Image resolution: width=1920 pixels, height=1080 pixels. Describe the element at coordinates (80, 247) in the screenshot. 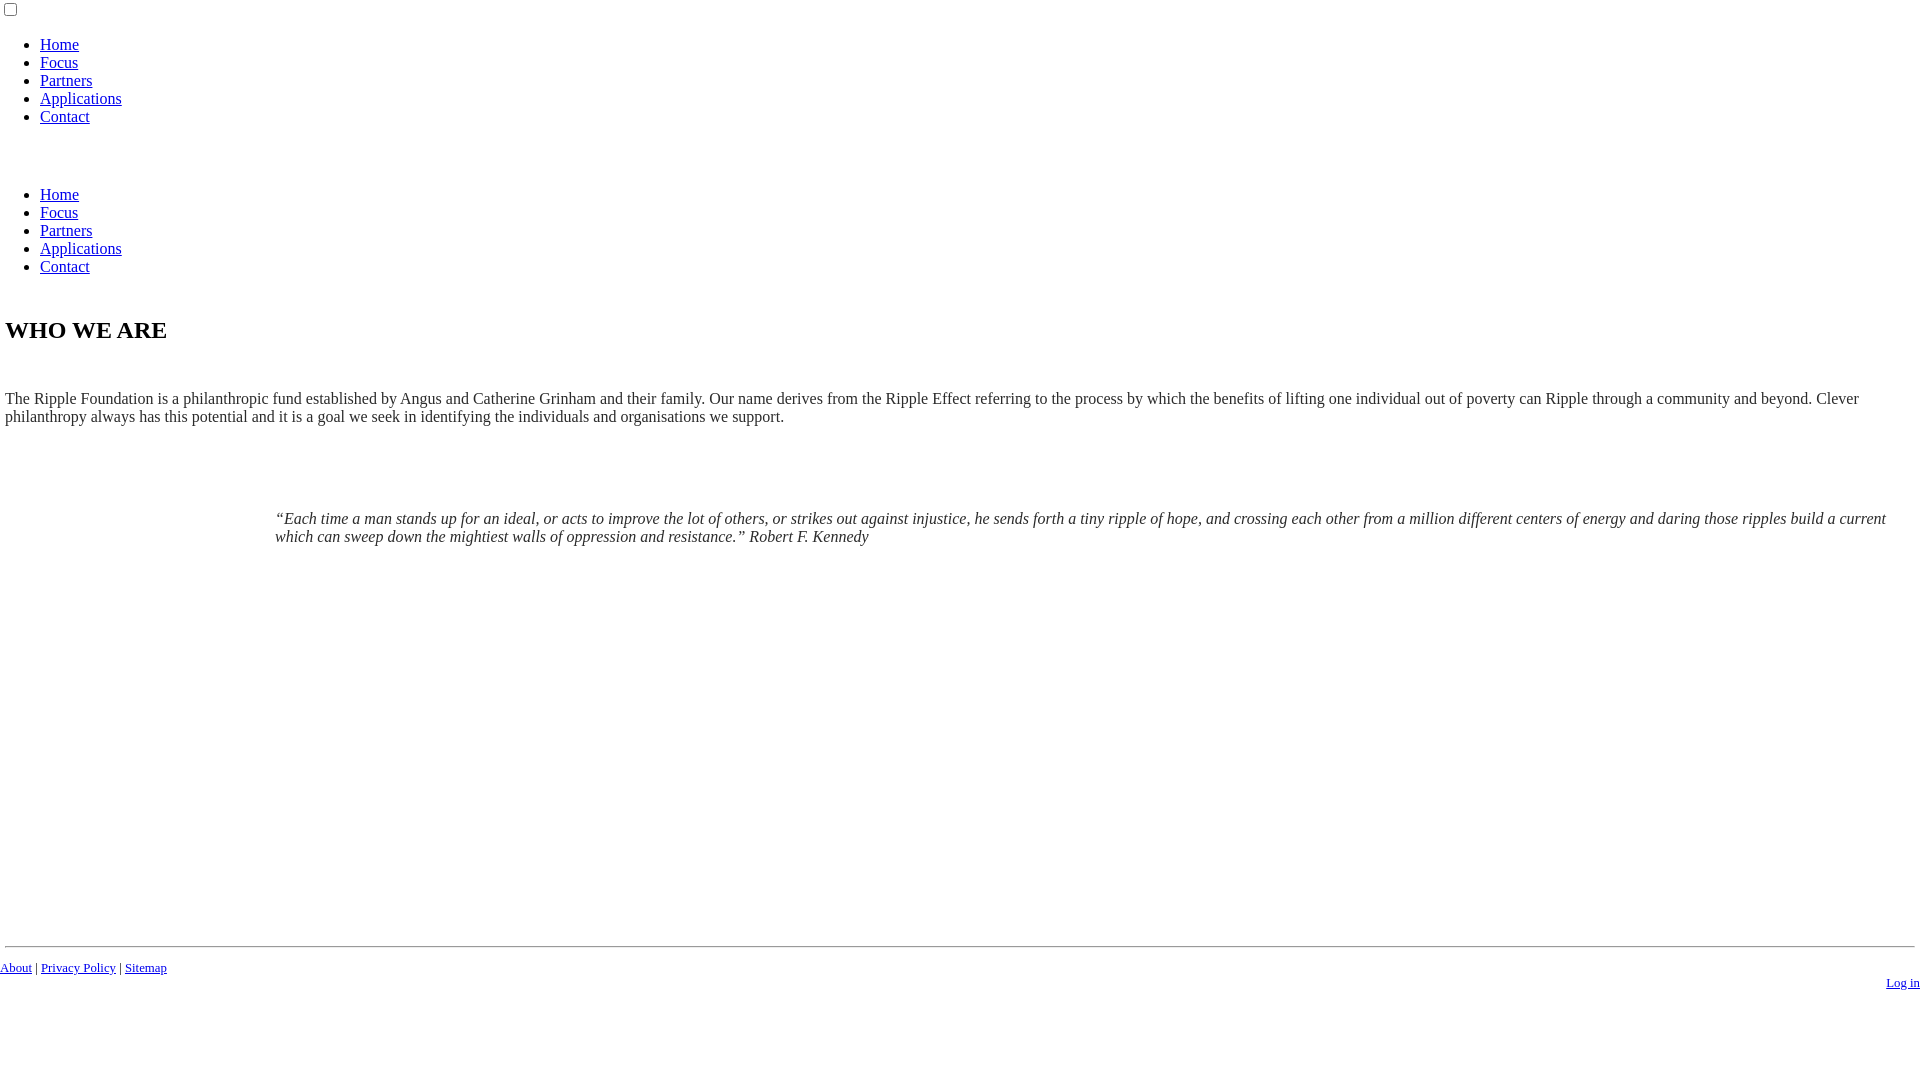

I see `'Applications'` at that location.